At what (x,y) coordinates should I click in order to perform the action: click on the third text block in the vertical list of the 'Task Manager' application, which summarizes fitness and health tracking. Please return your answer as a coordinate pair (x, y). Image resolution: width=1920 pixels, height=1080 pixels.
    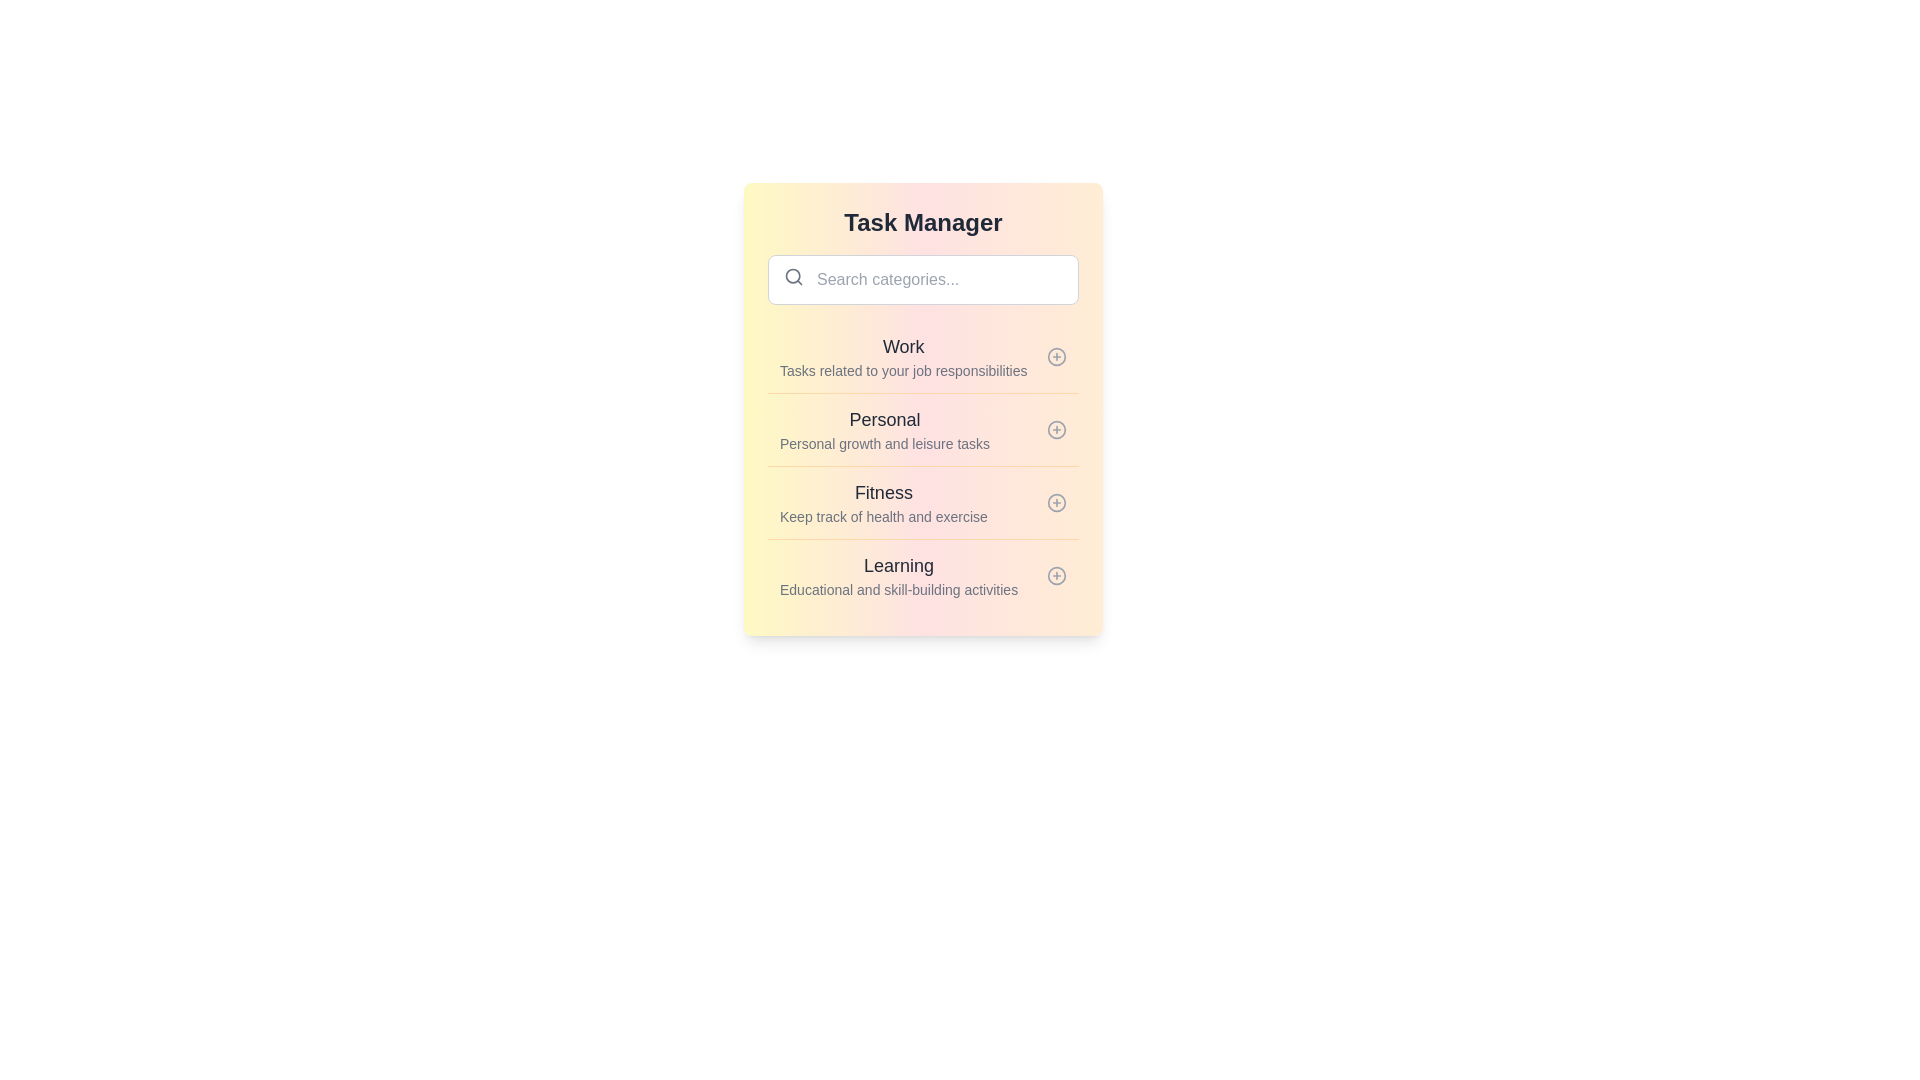
    Looking at the image, I should click on (882, 501).